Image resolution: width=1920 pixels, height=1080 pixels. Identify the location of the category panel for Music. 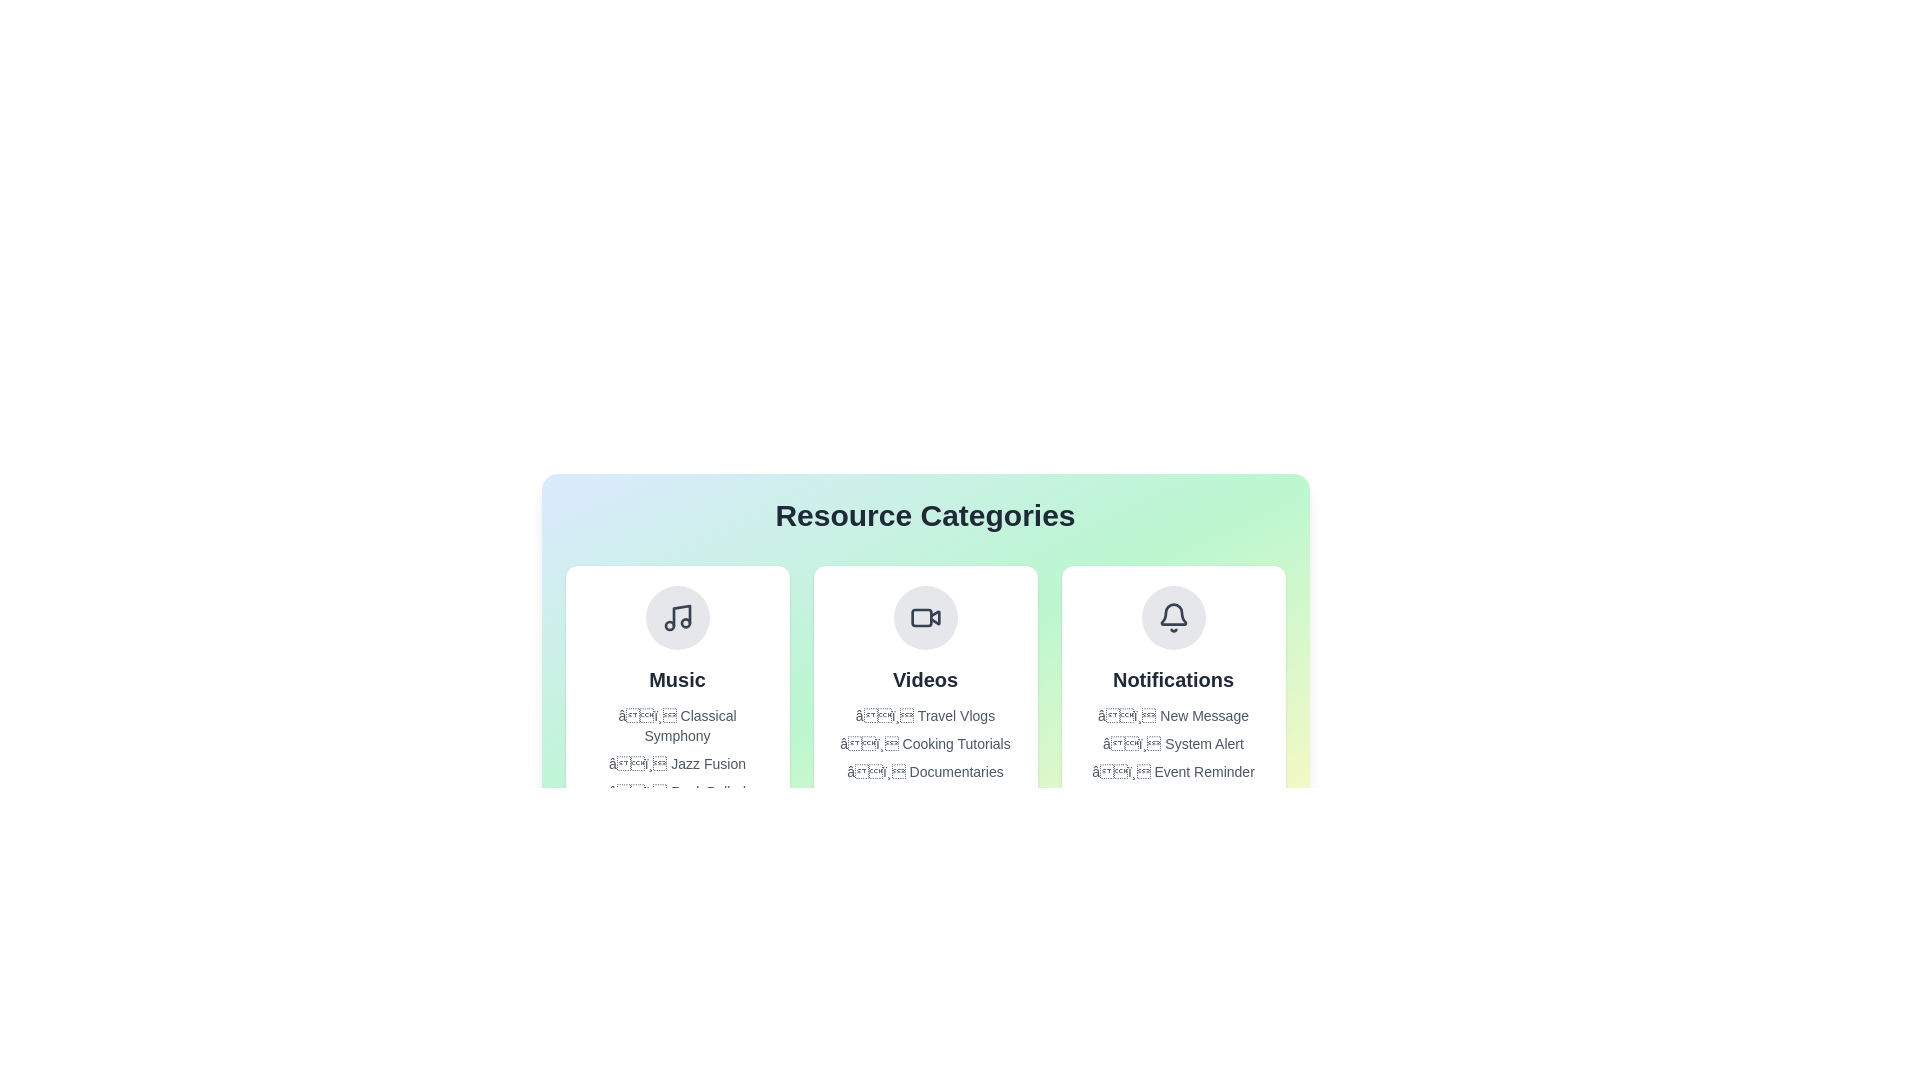
(677, 693).